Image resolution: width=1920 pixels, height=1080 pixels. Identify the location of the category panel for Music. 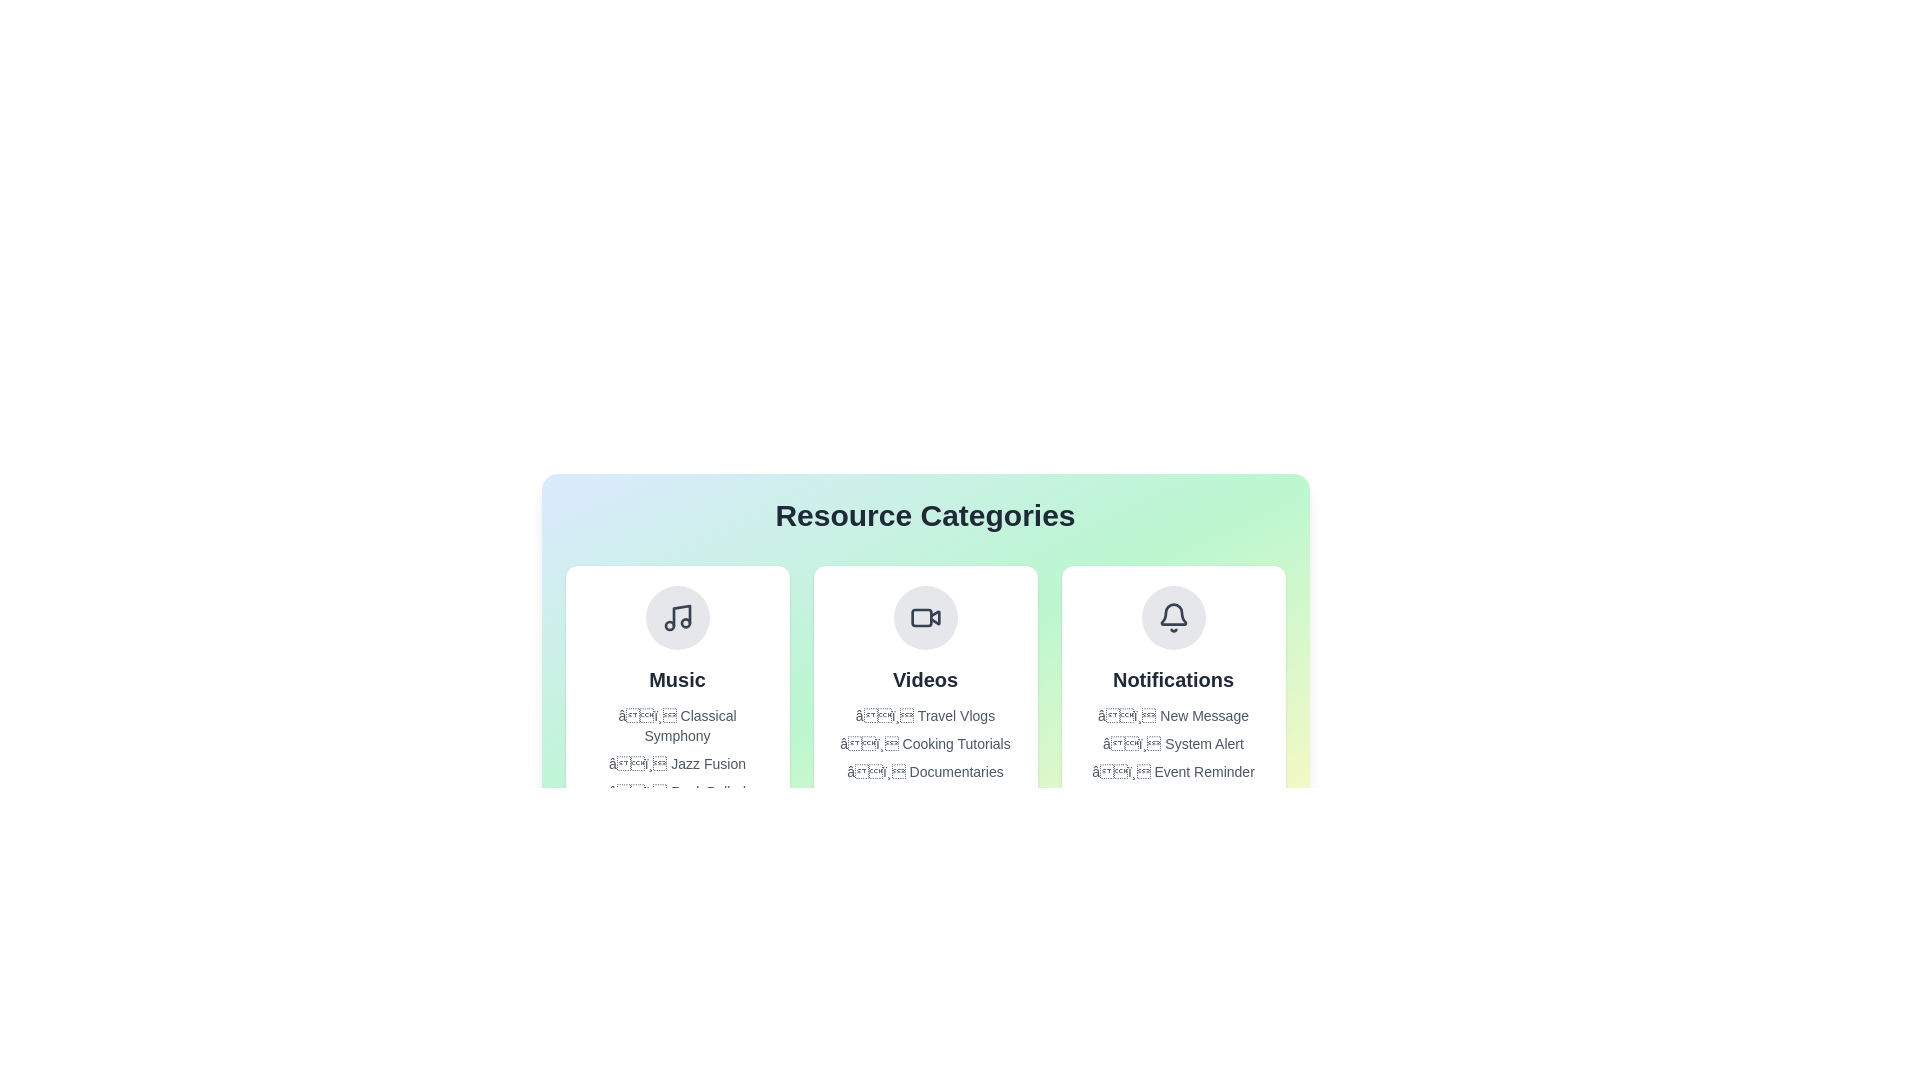
(677, 693).